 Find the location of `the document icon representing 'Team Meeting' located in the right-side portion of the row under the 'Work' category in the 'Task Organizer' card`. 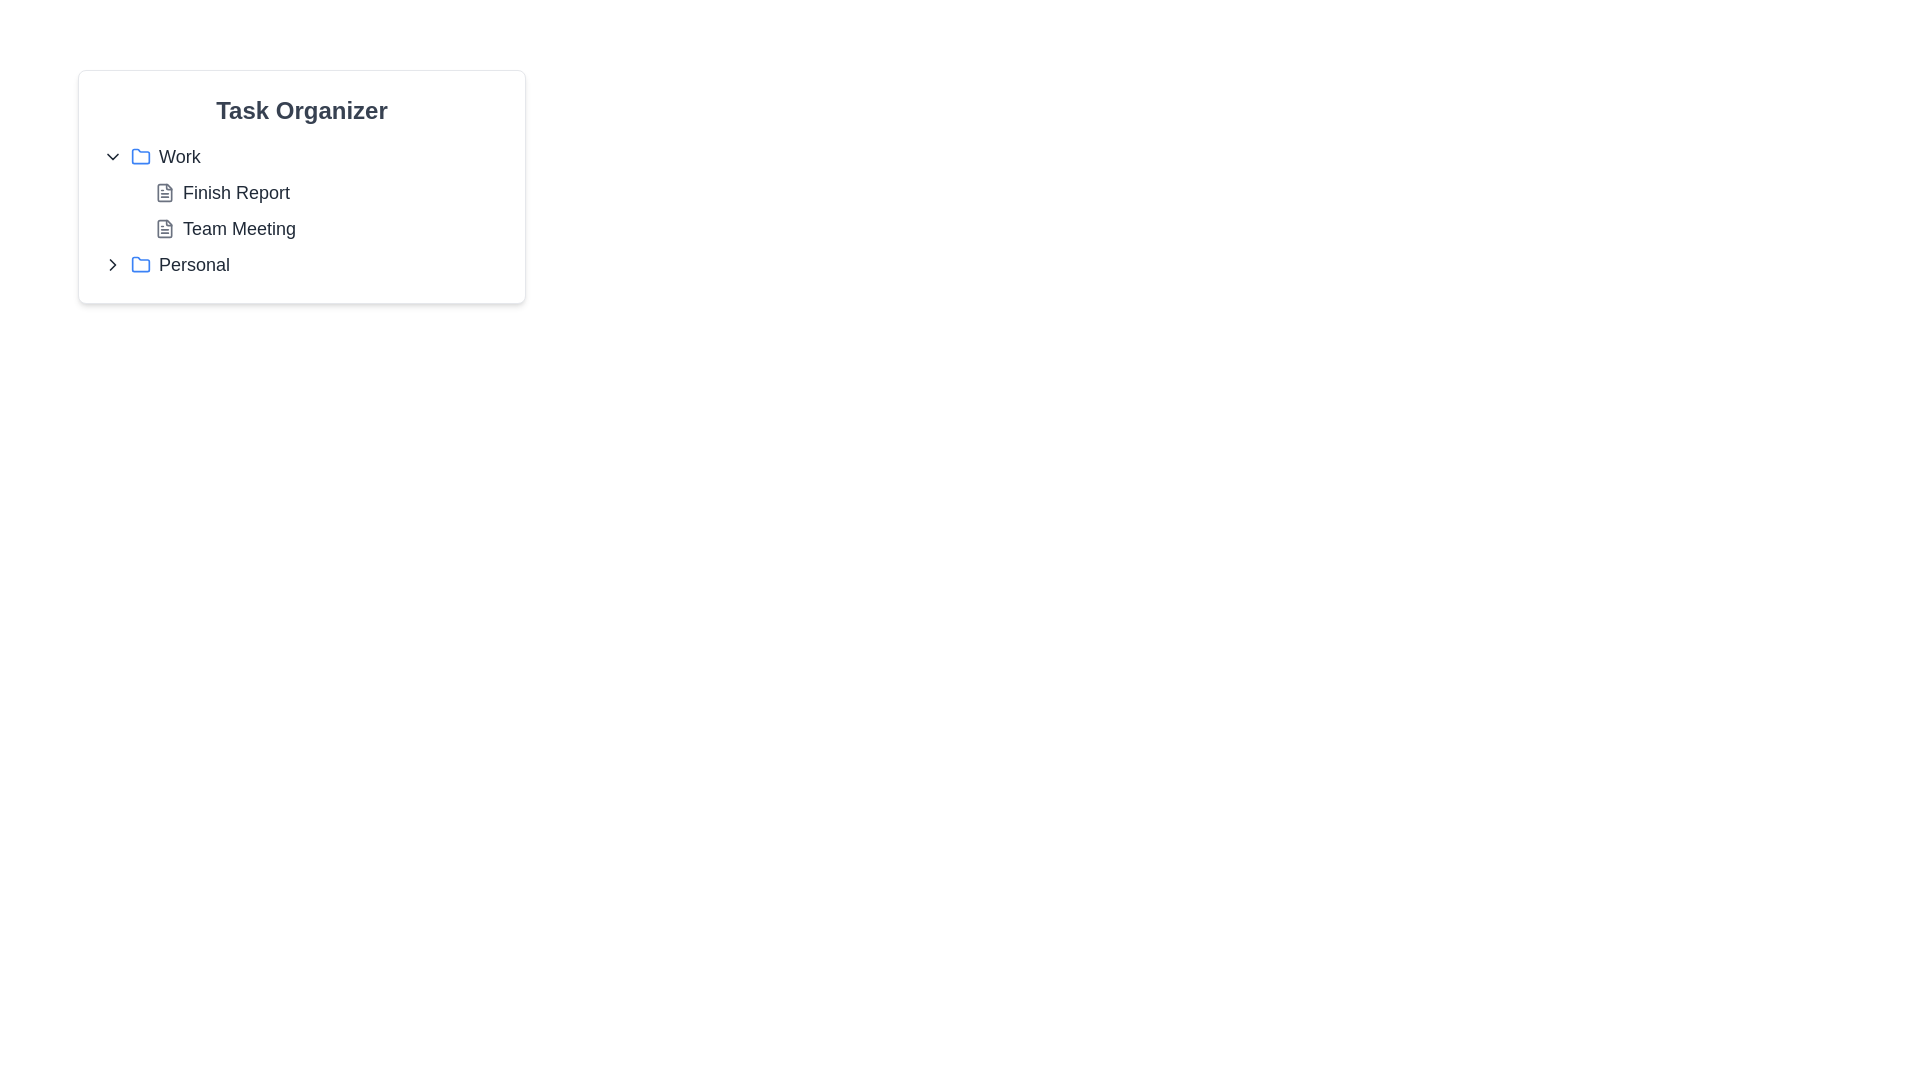

the document icon representing 'Team Meeting' located in the right-side portion of the row under the 'Work' category in the 'Task Organizer' card is located at coordinates (164, 227).